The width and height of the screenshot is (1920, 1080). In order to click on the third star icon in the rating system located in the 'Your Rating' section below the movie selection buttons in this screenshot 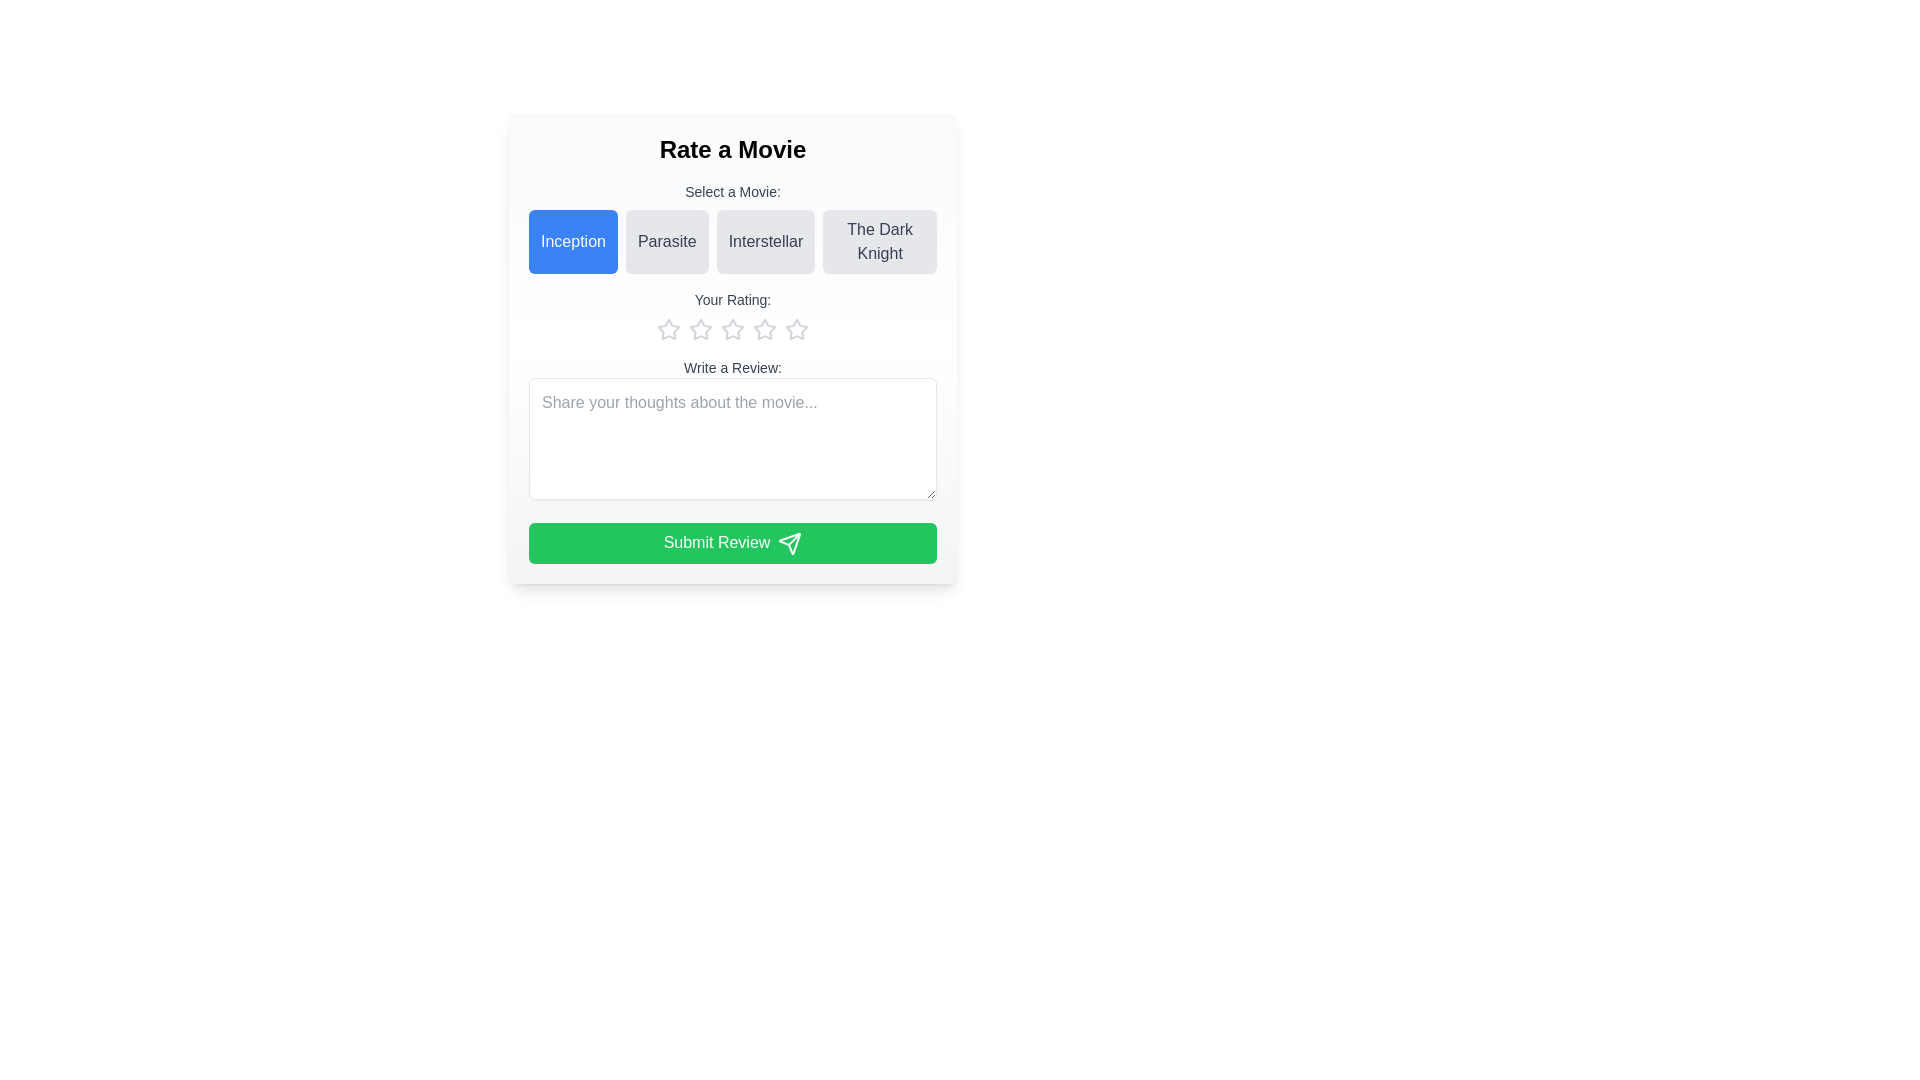, I will do `click(763, 328)`.